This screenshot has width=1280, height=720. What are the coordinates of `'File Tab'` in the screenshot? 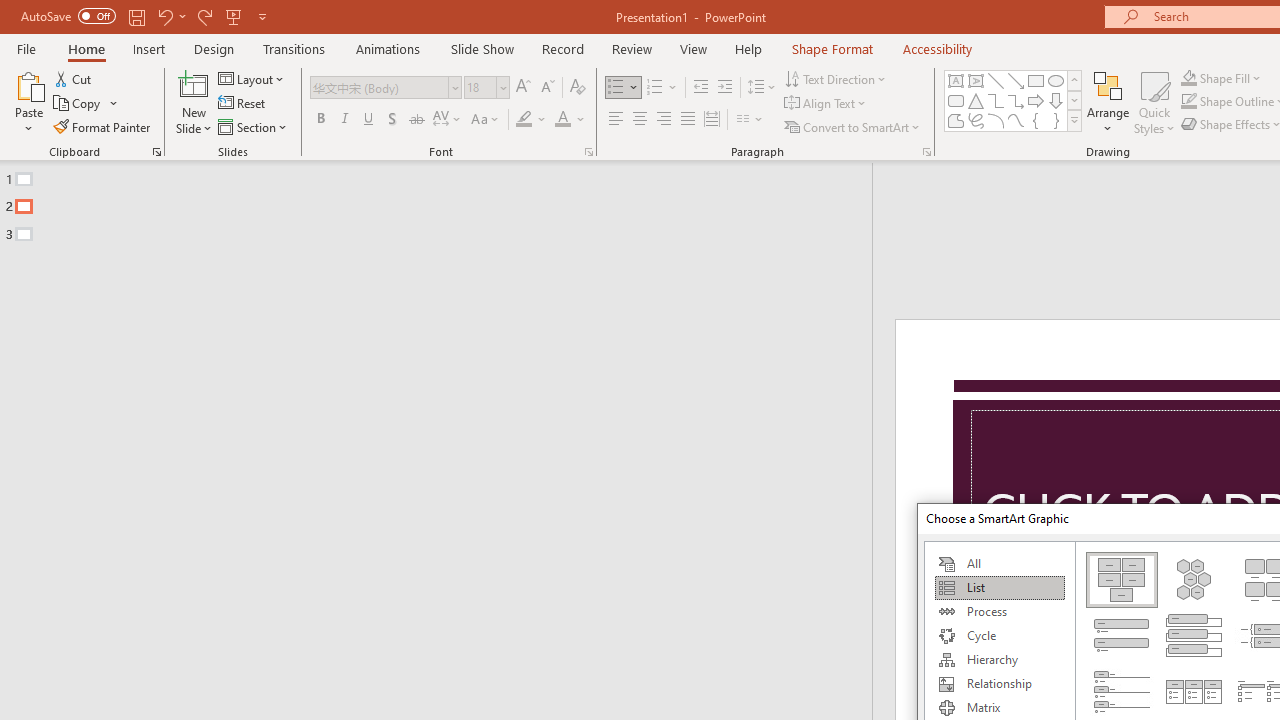 It's located at (26, 47).